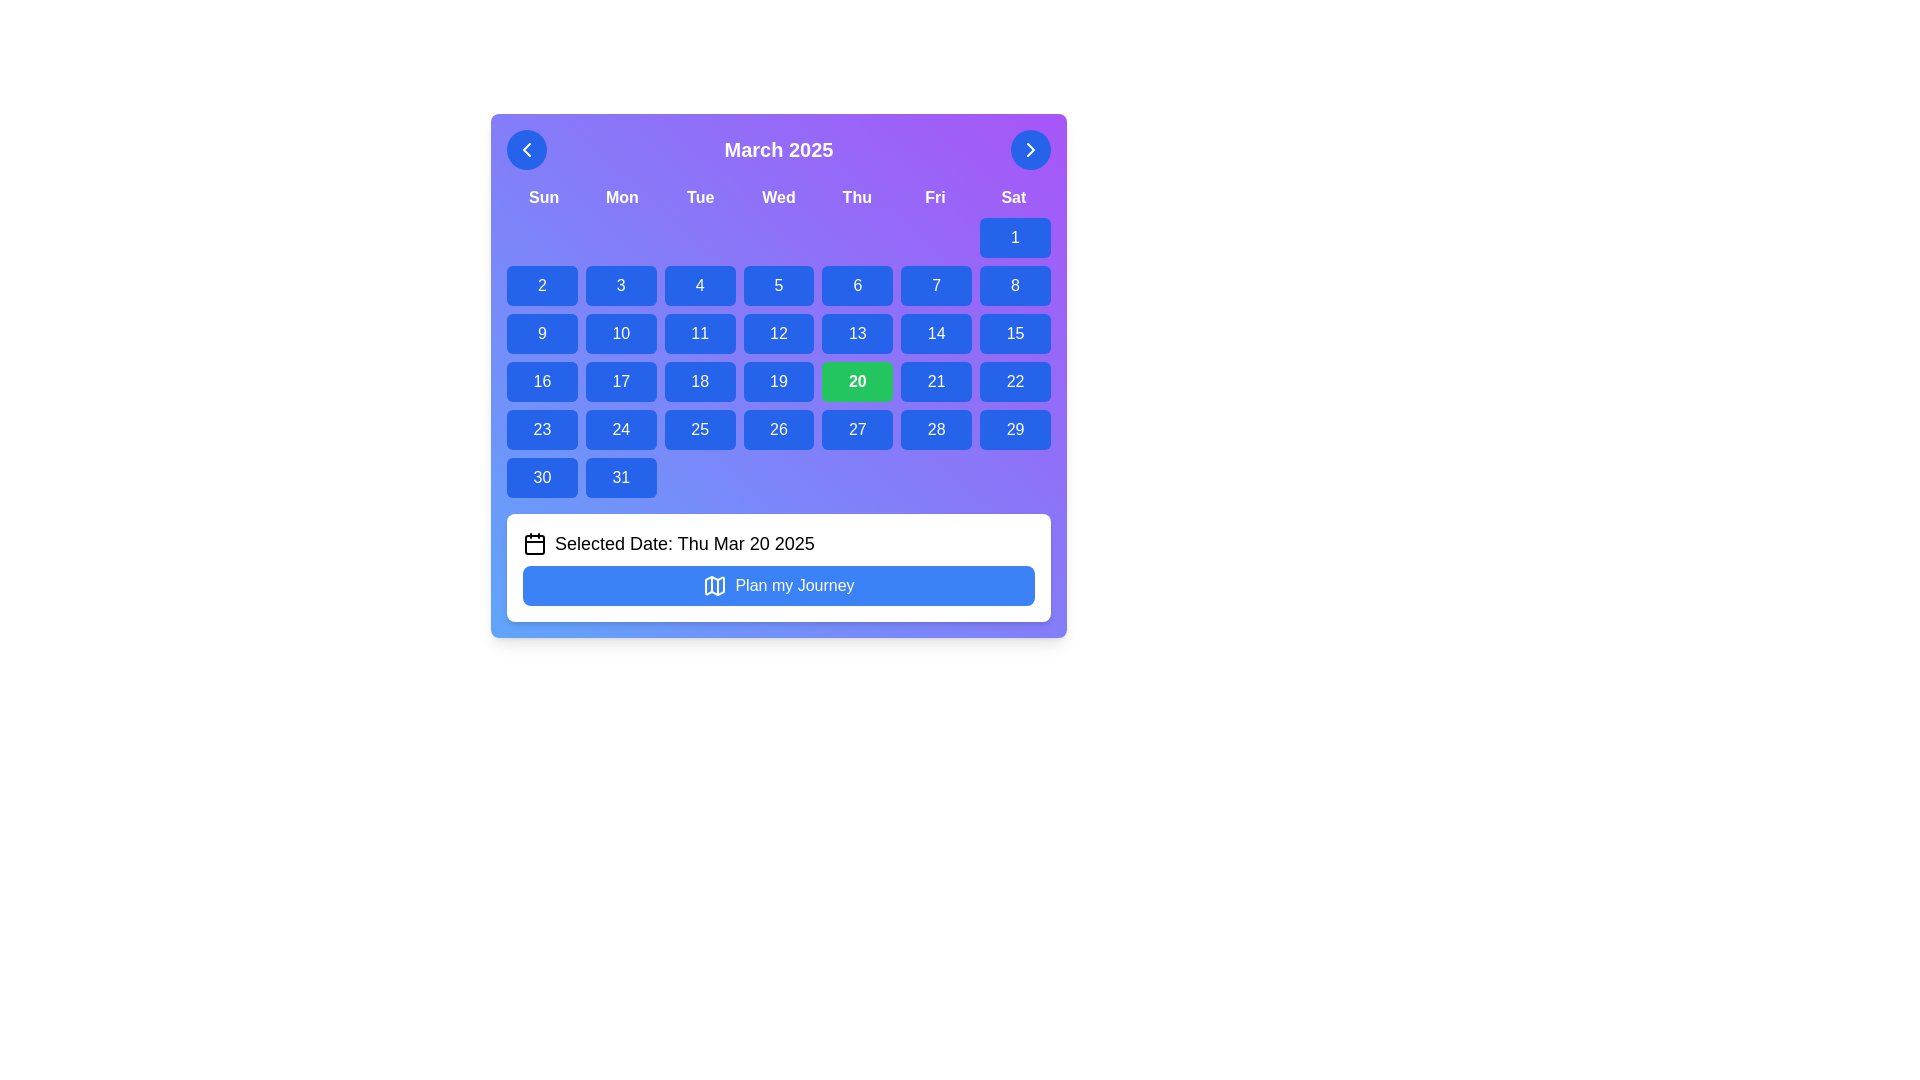 The width and height of the screenshot is (1920, 1080). I want to click on the button labeled '12' with a blue background and white text, located in the calendar grid under the 'Wed' column, so click(777, 333).